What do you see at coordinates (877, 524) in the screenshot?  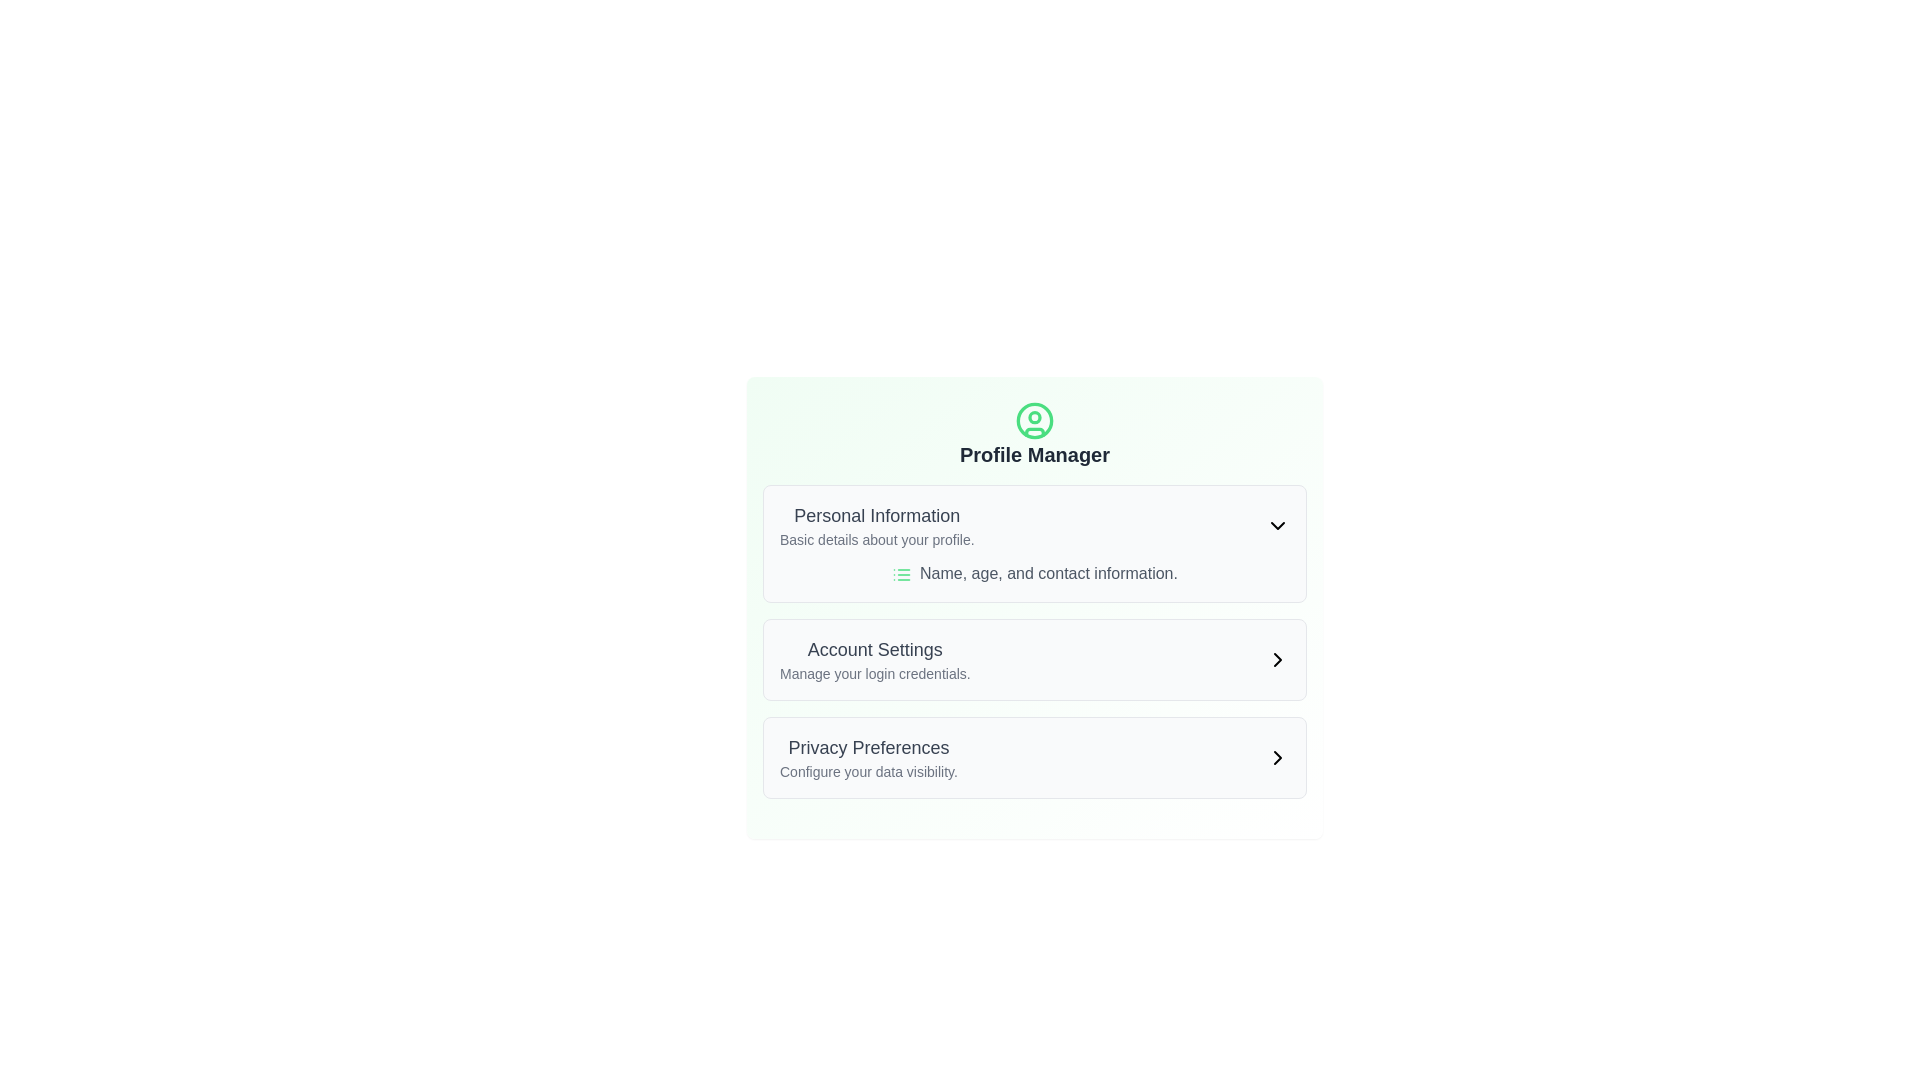 I see `the primary text component of the 'Personal Information' section, which serves as the title and description, located at the top-left of the first card under 'Profile Manager'` at bounding box center [877, 524].